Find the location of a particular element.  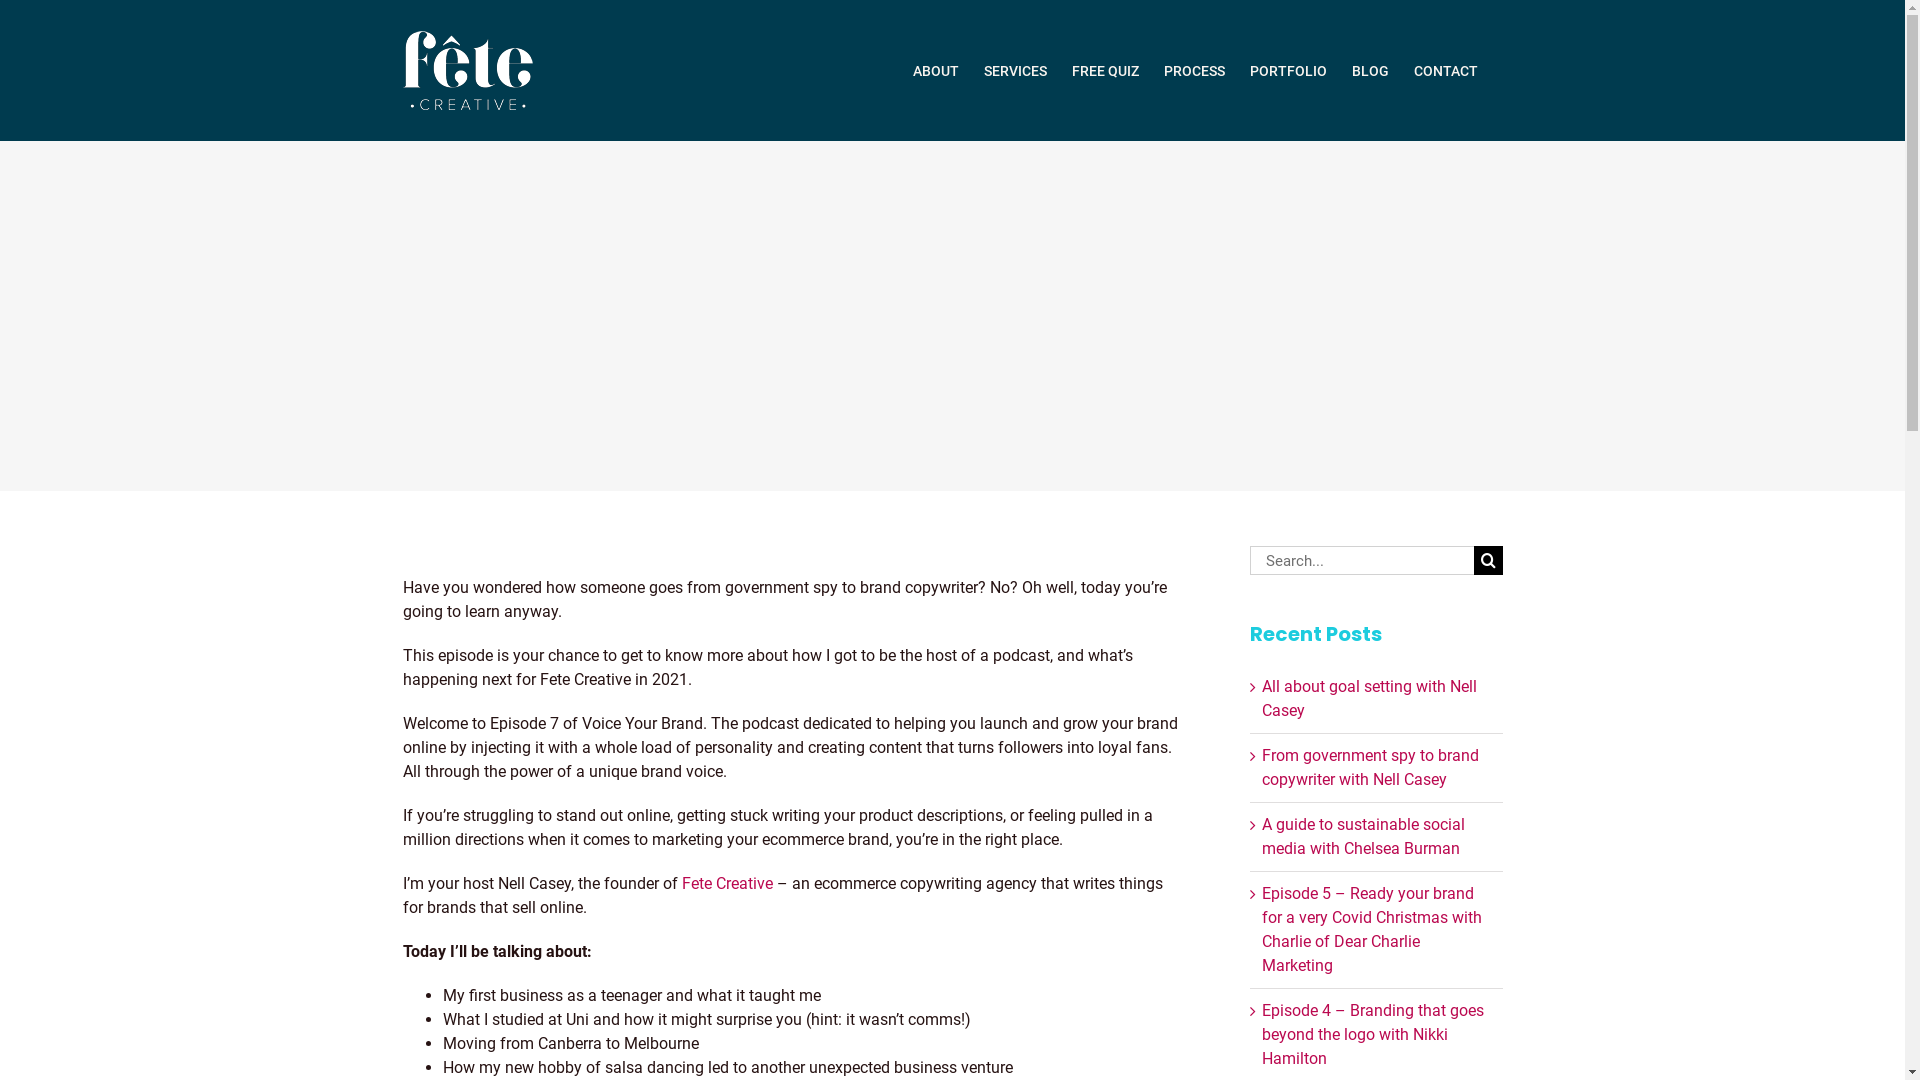

'CONTACT' is located at coordinates (1445, 69).